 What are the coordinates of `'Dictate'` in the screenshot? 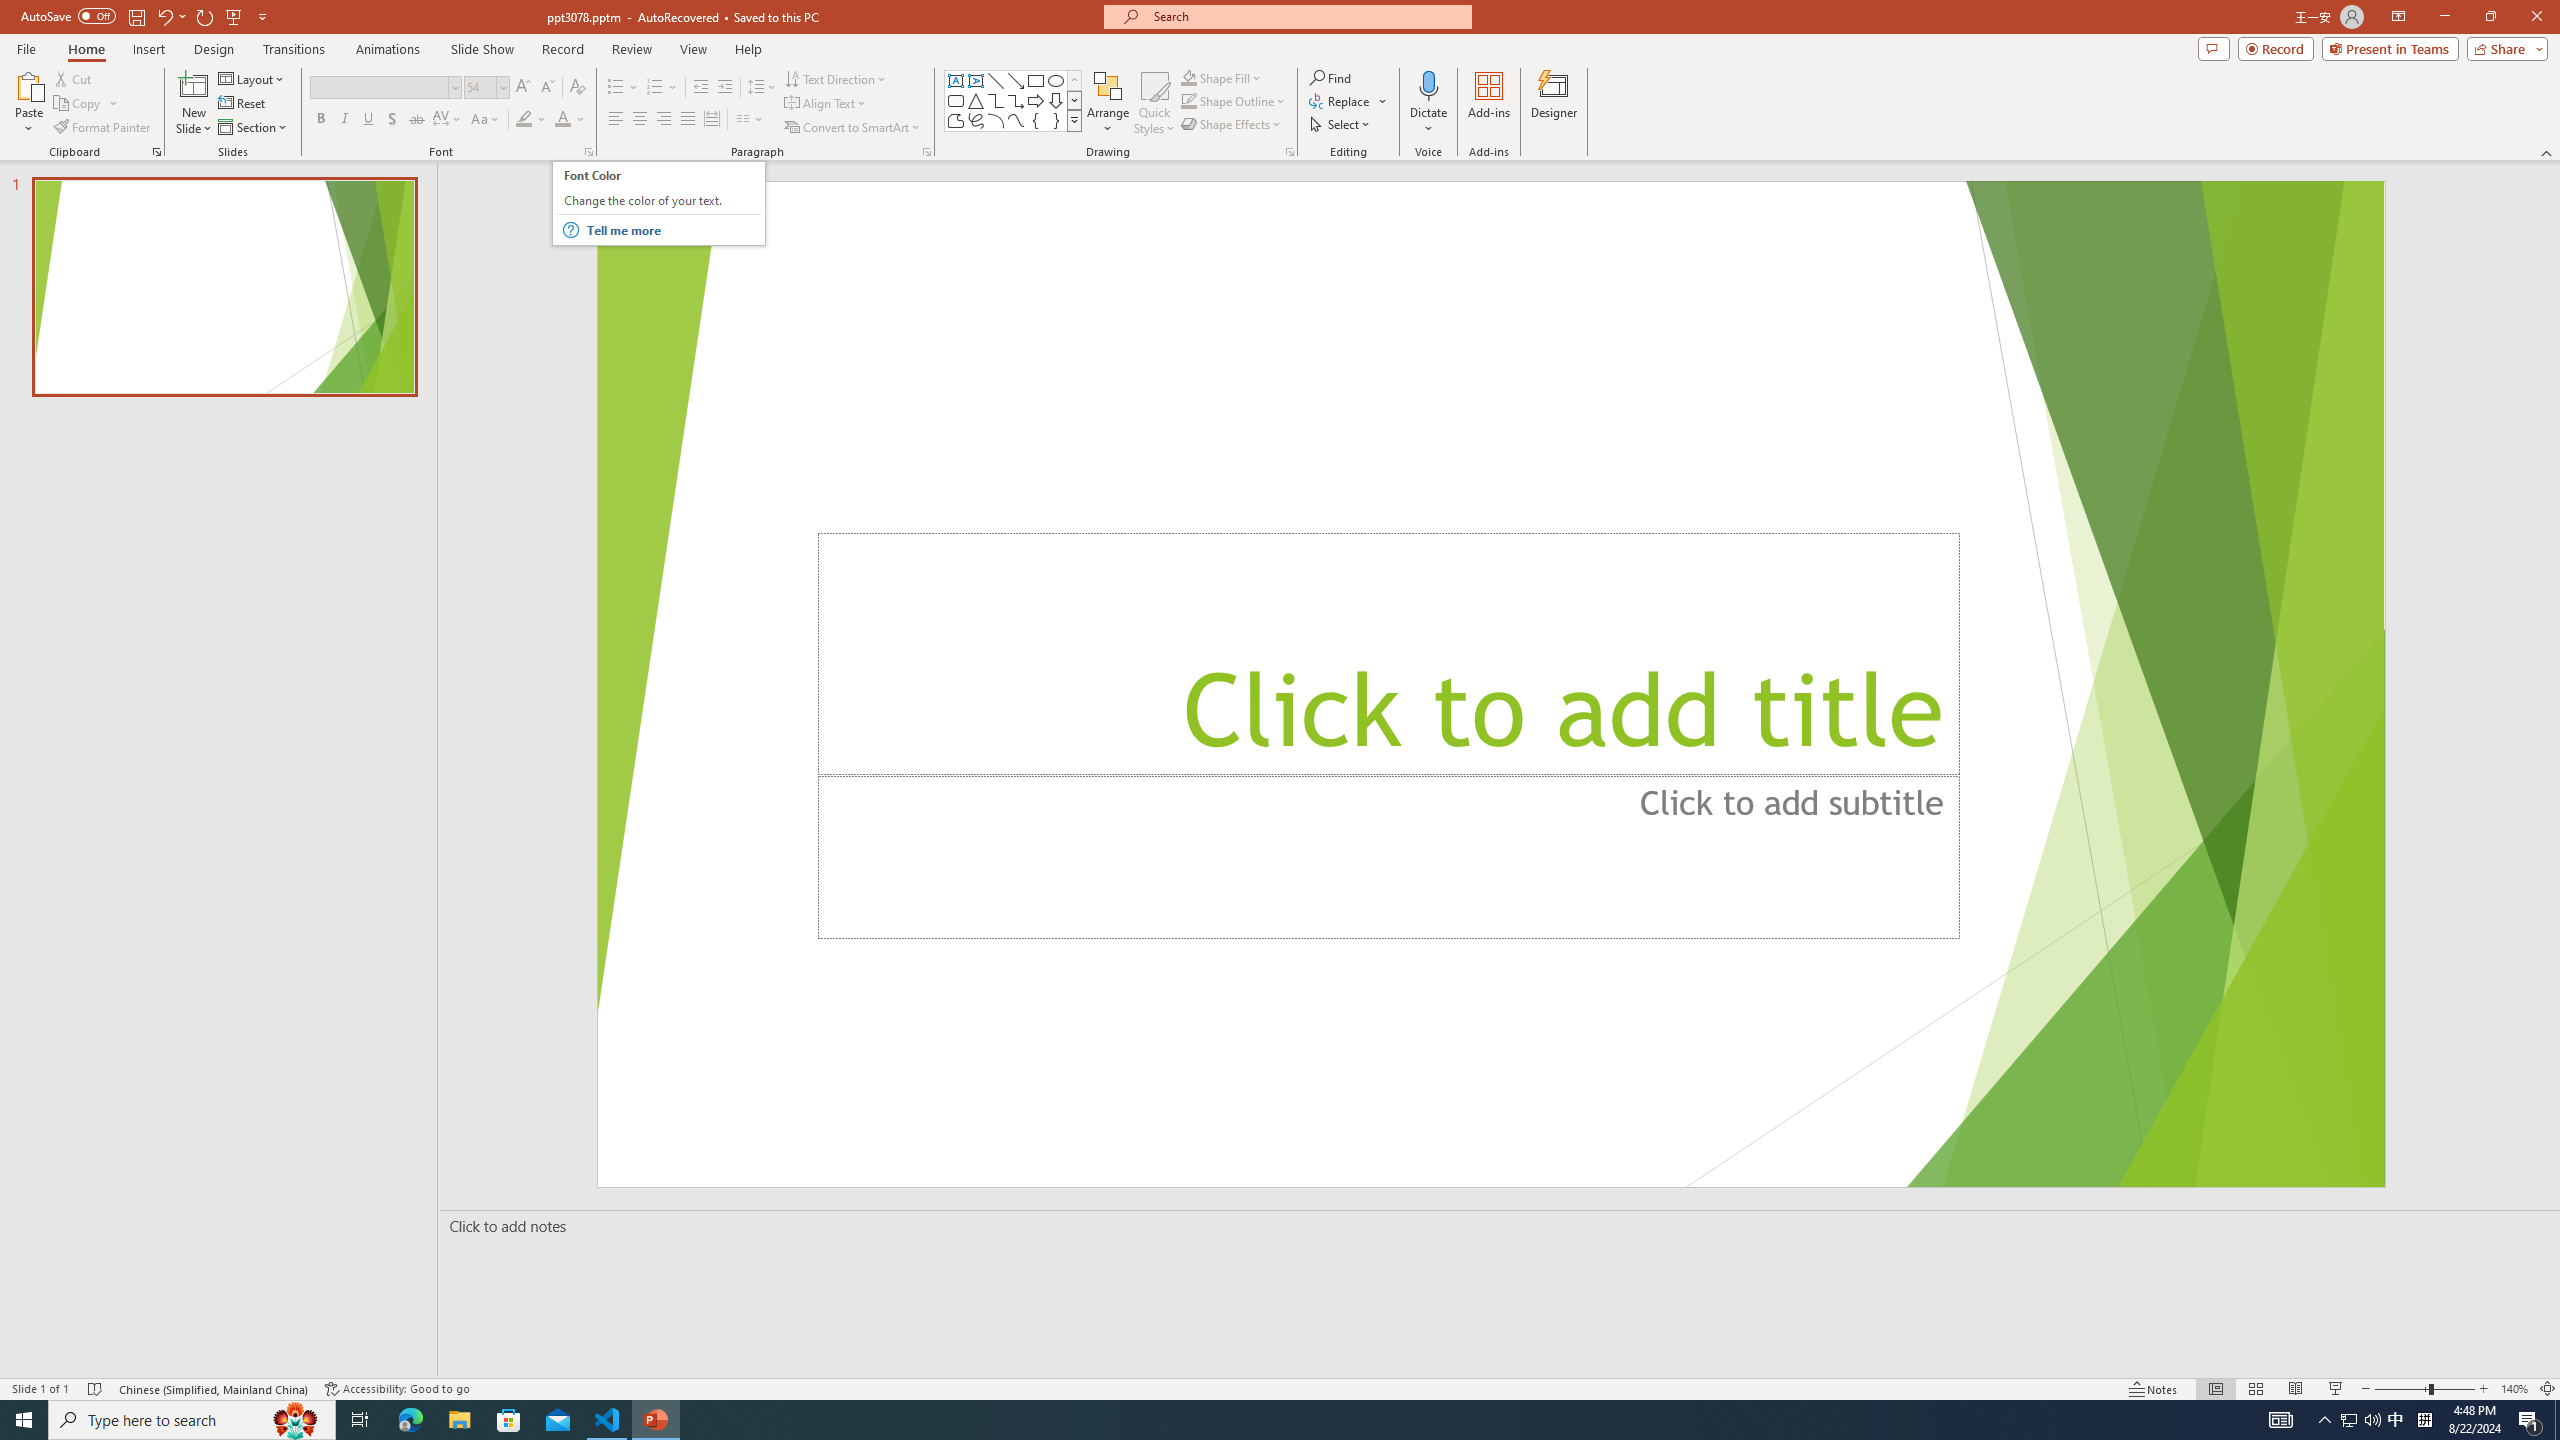 It's located at (1427, 103).